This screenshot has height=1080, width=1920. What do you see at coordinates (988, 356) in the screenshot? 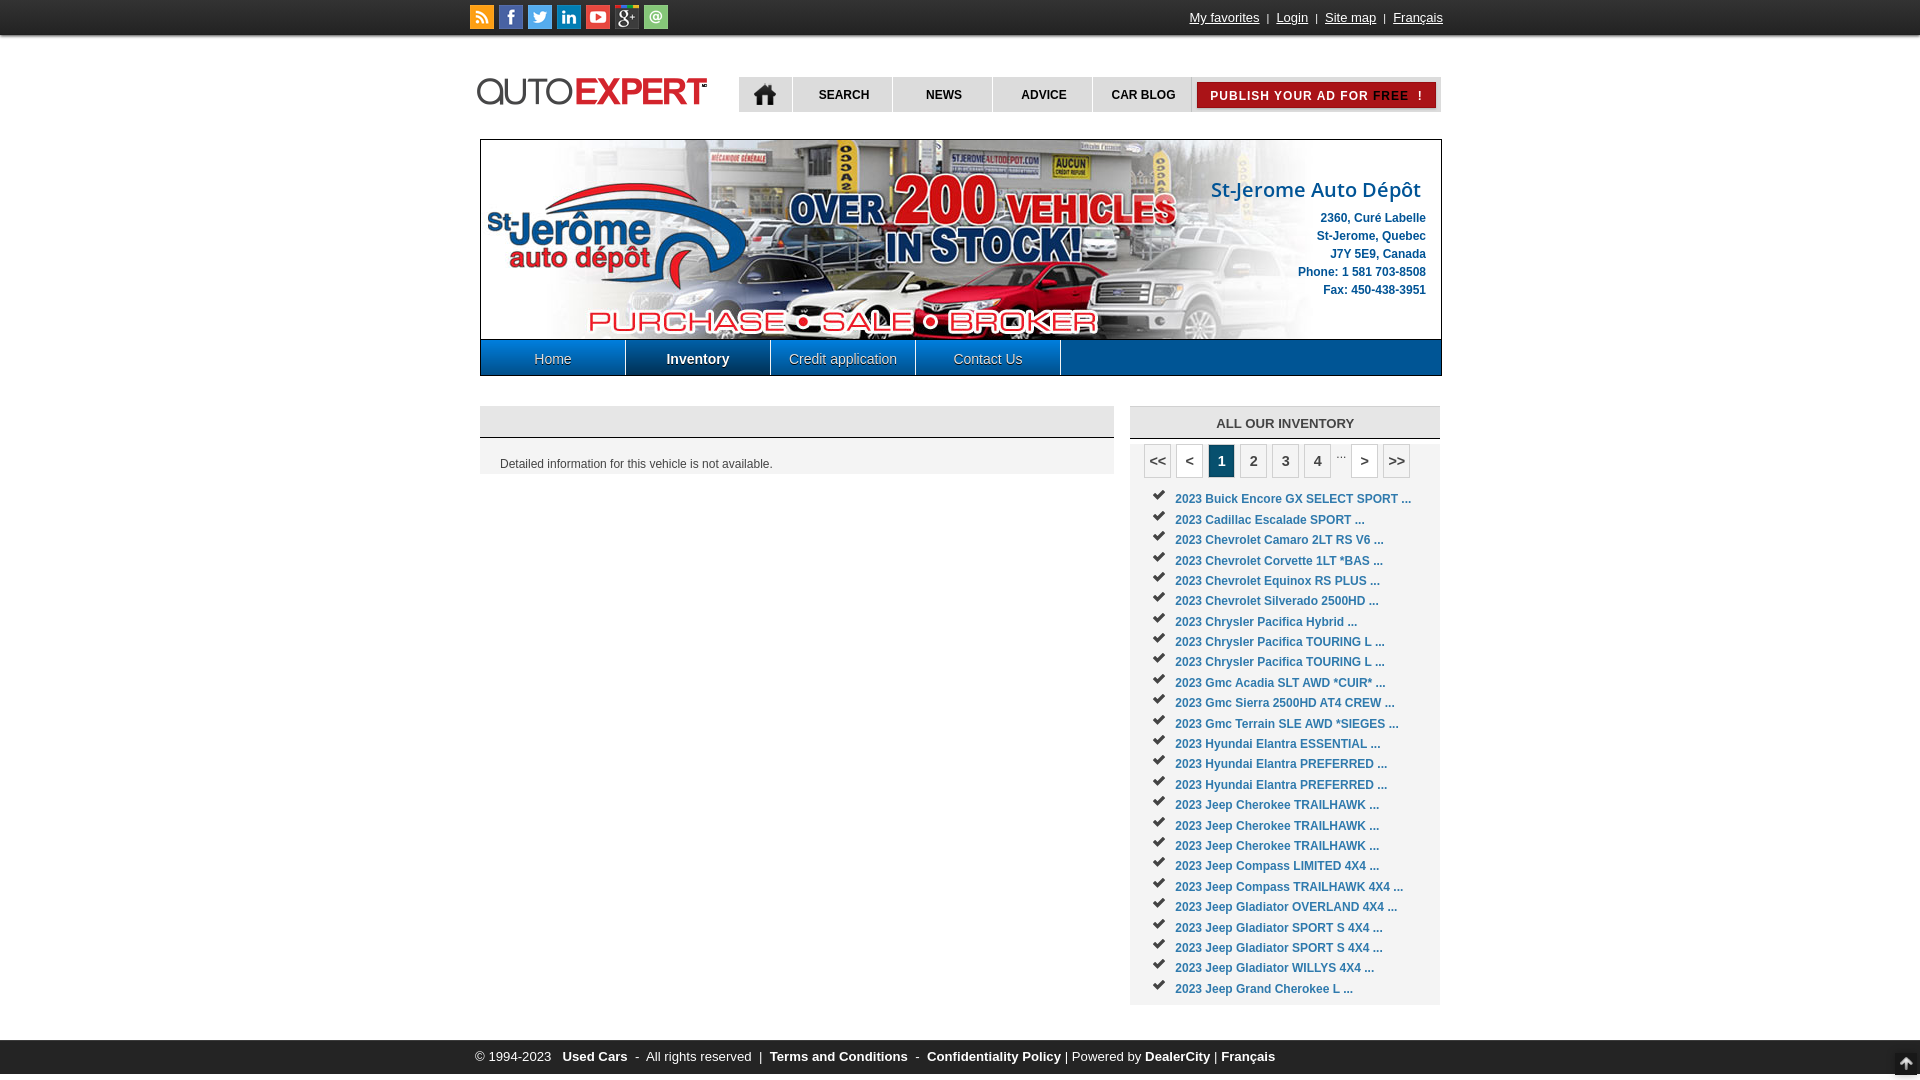
I see `'Contact Us'` at bounding box center [988, 356].